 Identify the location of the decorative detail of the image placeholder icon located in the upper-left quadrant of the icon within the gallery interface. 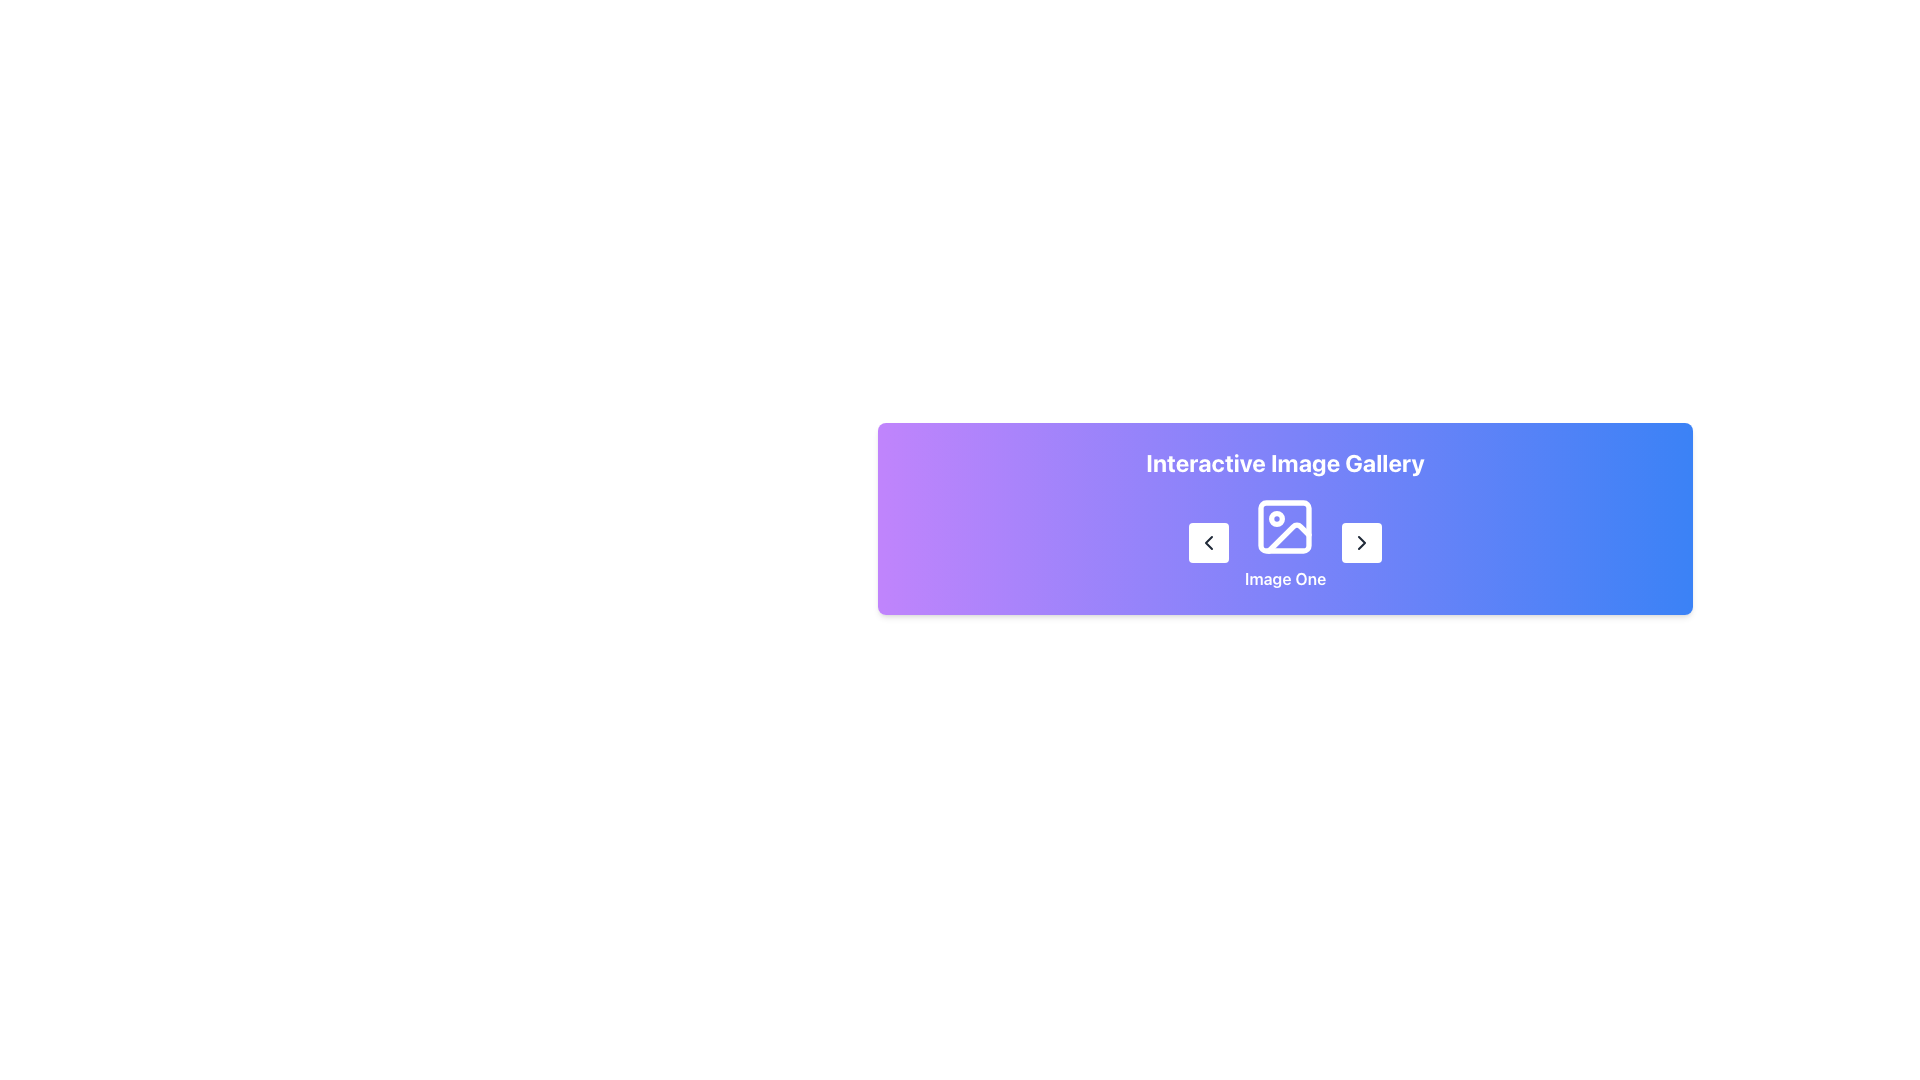
(1276, 518).